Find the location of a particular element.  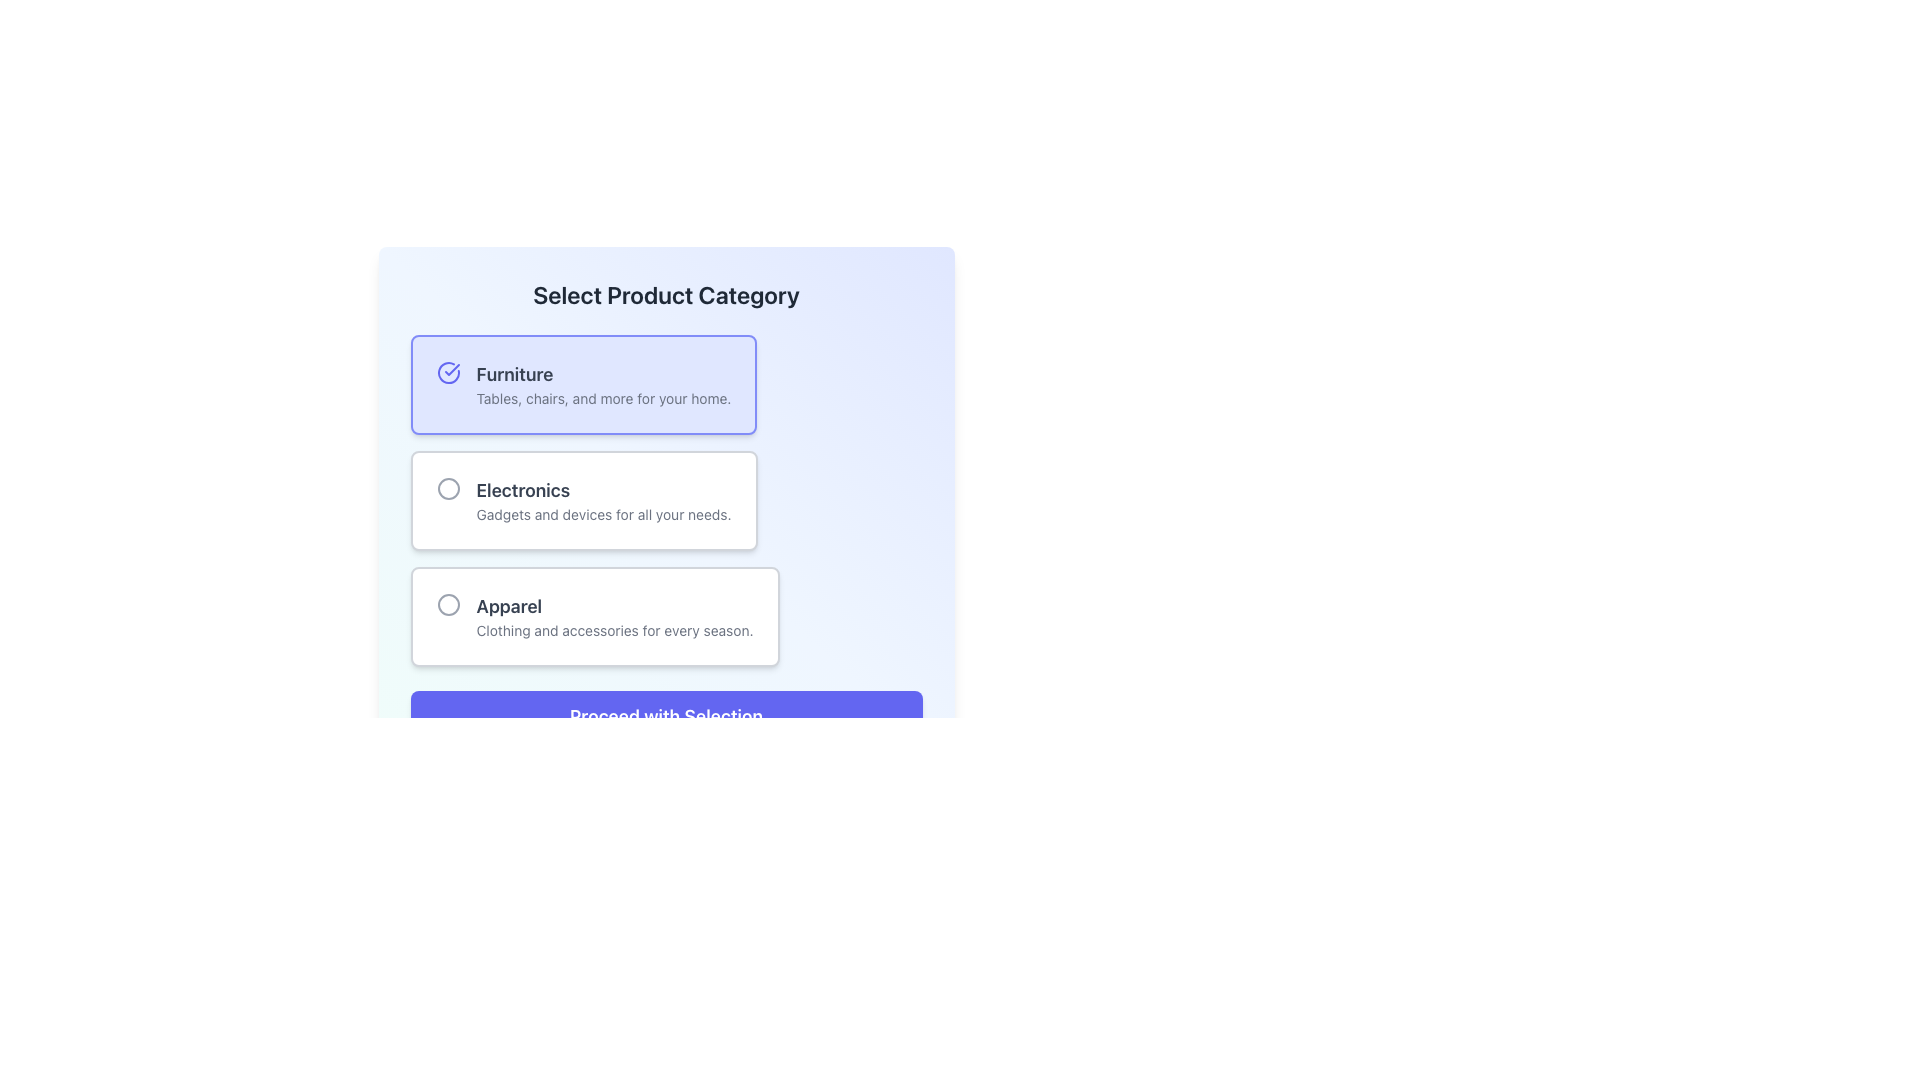

to select the 'Electronics' category from the vertically aligned stack of selectable cards under the 'Select Product Category' header is located at coordinates (666, 500).